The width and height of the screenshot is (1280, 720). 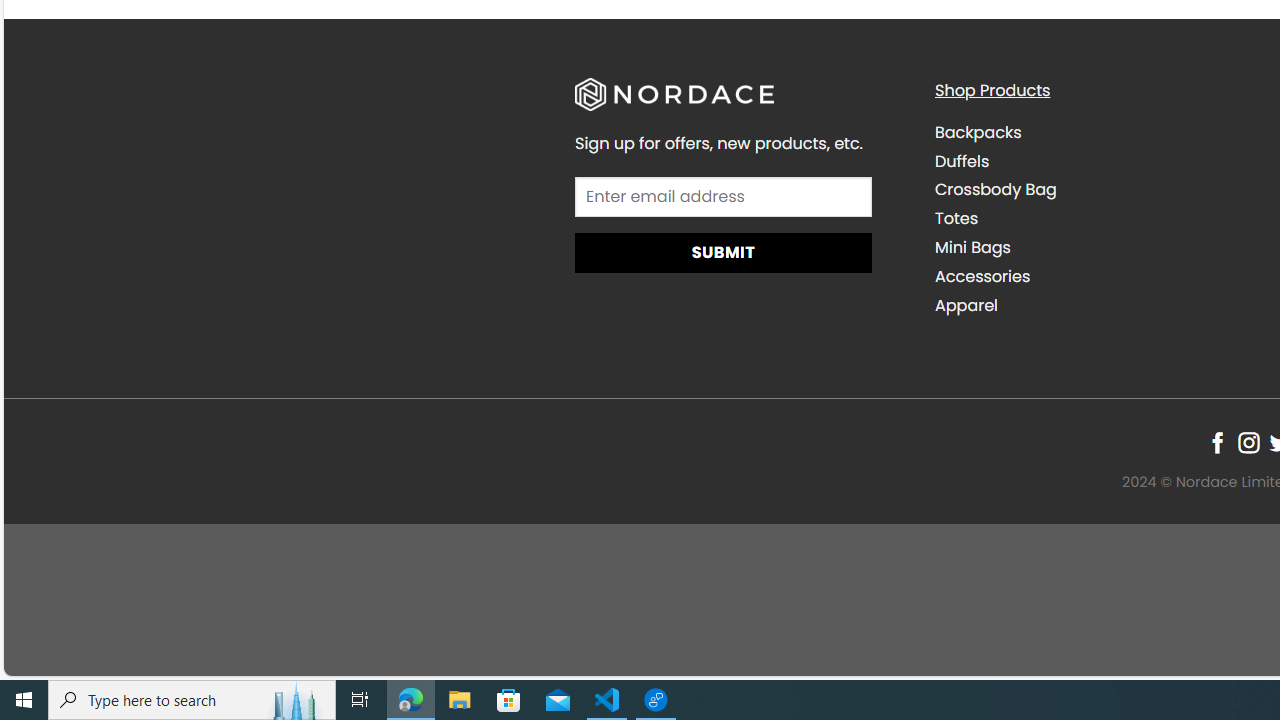 What do you see at coordinates (995, 190) in the screenshot?
I see `'Crossbody Bag'` at bounding box center [995, 190].